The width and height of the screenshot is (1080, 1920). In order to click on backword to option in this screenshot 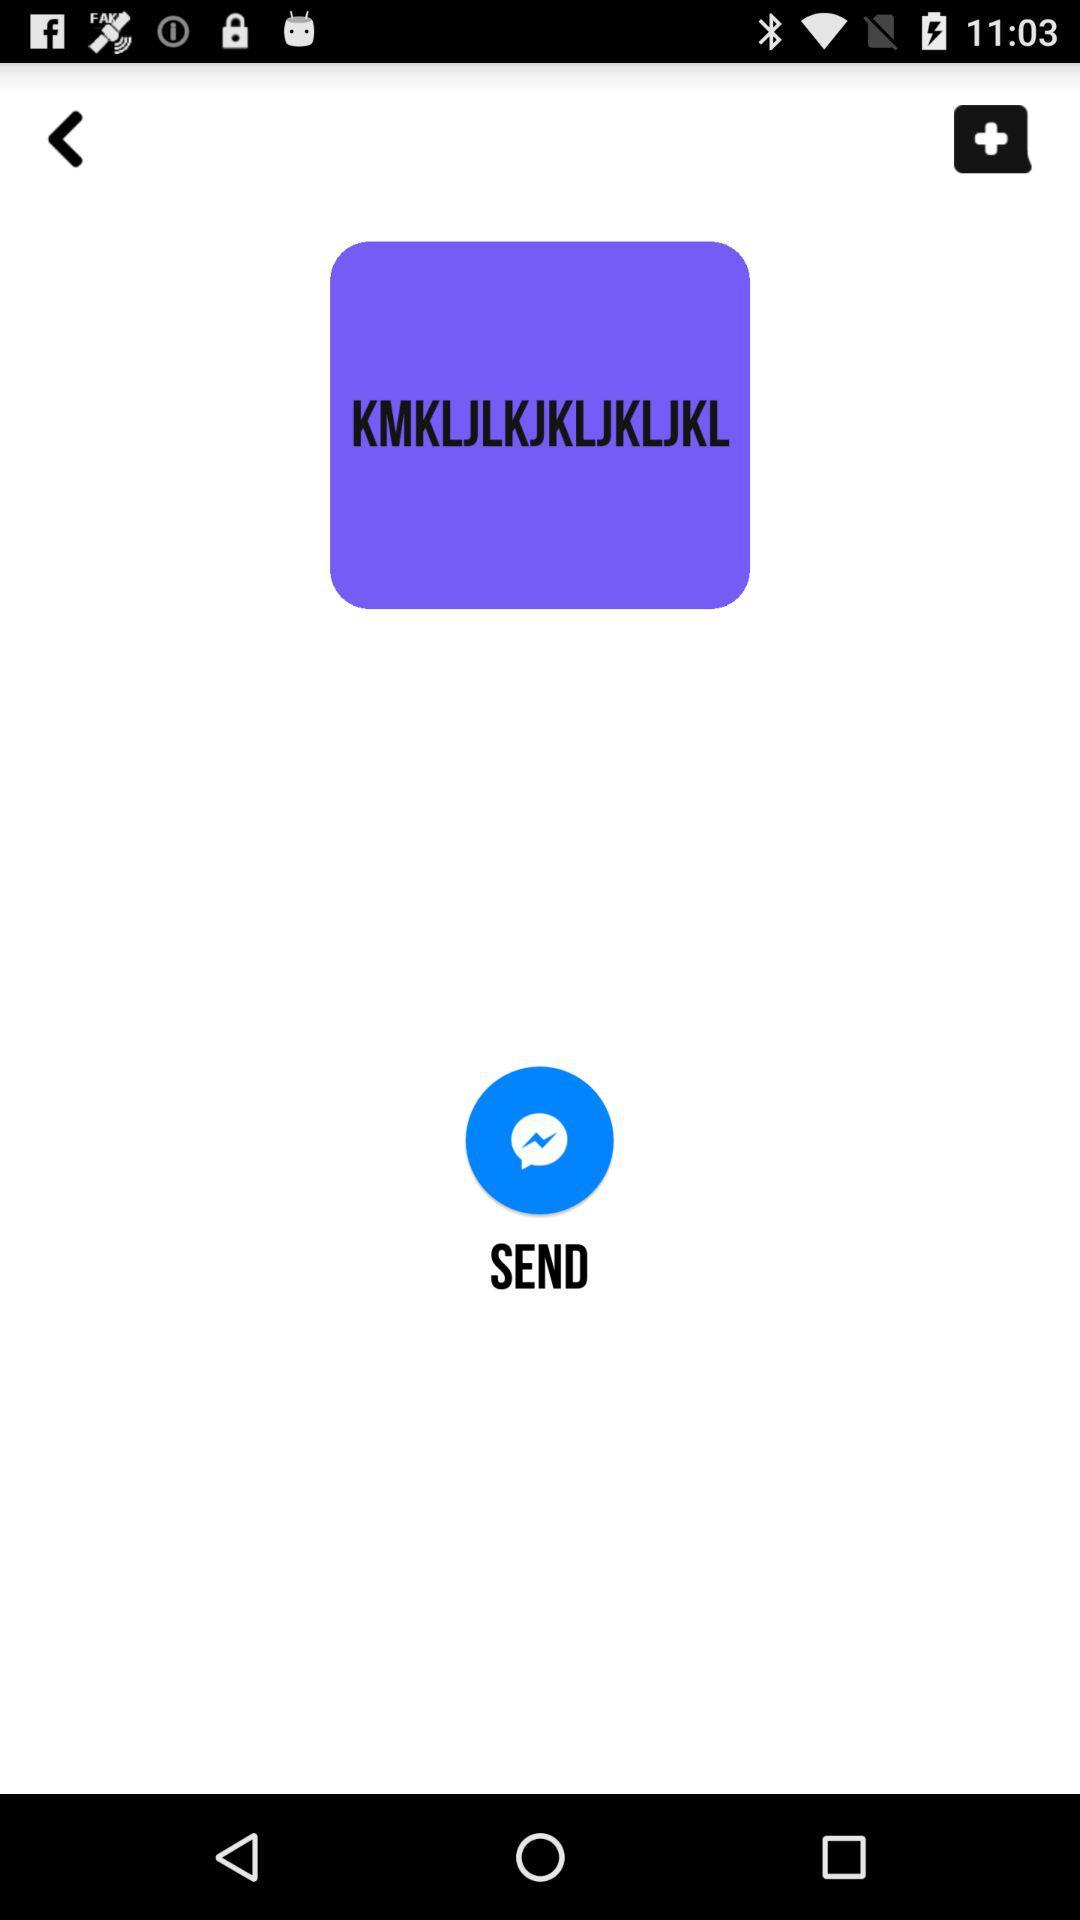, I will do `click(75, 148)`.